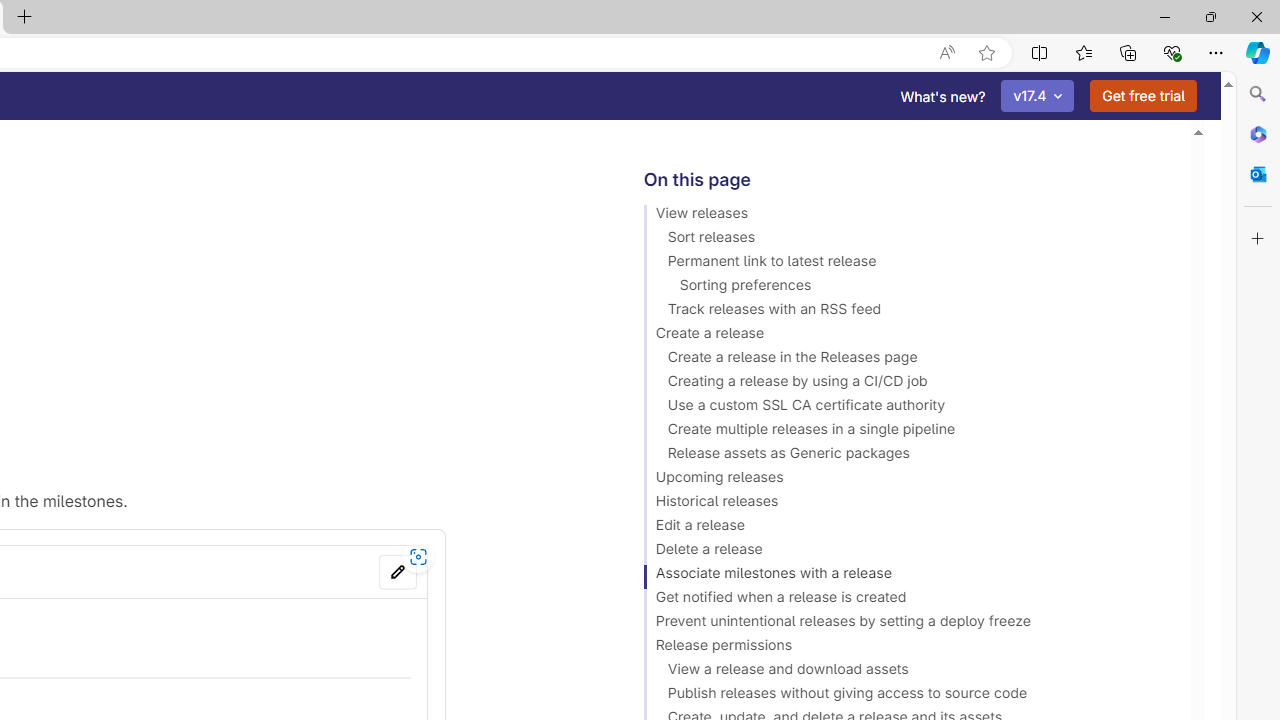 This screenshot has height=720, width=1280. Describe the element at coordinates (907, 552) in the screenshot. I see `'Delete a release'` at that location.